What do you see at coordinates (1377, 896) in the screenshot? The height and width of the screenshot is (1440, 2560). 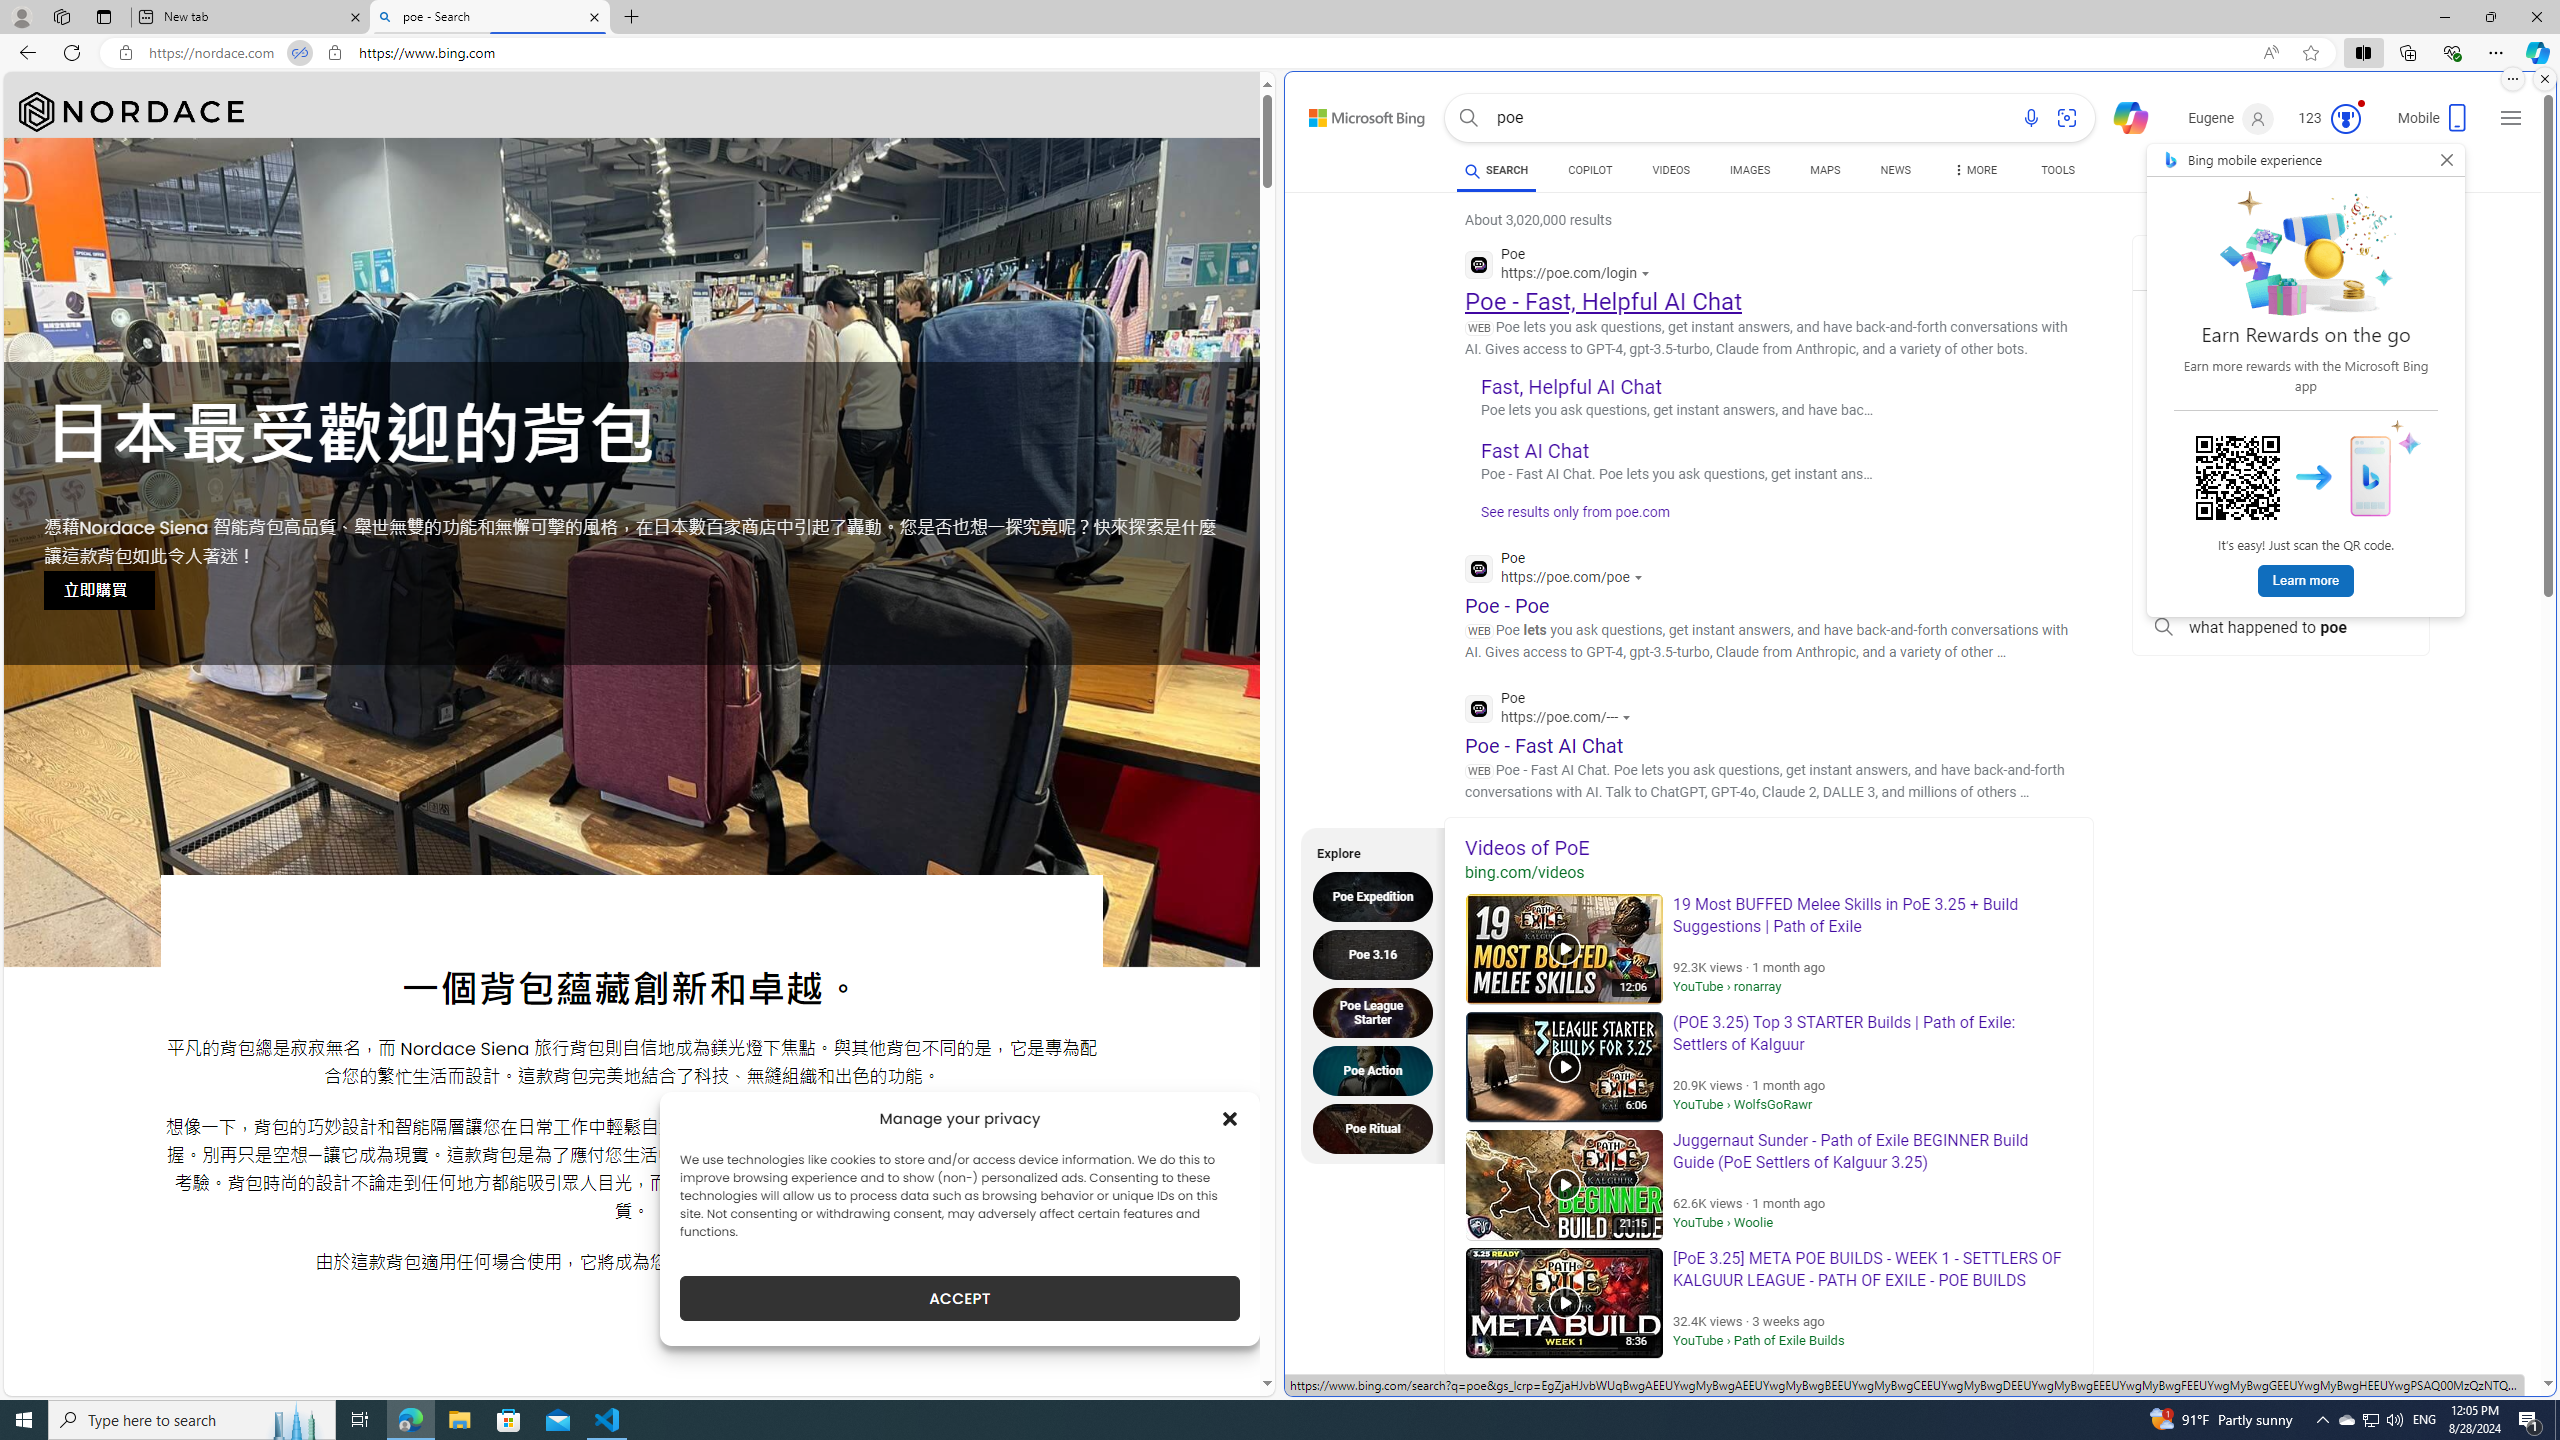 I see `'Poe Expedition'` at bounding box center [1377, 896].